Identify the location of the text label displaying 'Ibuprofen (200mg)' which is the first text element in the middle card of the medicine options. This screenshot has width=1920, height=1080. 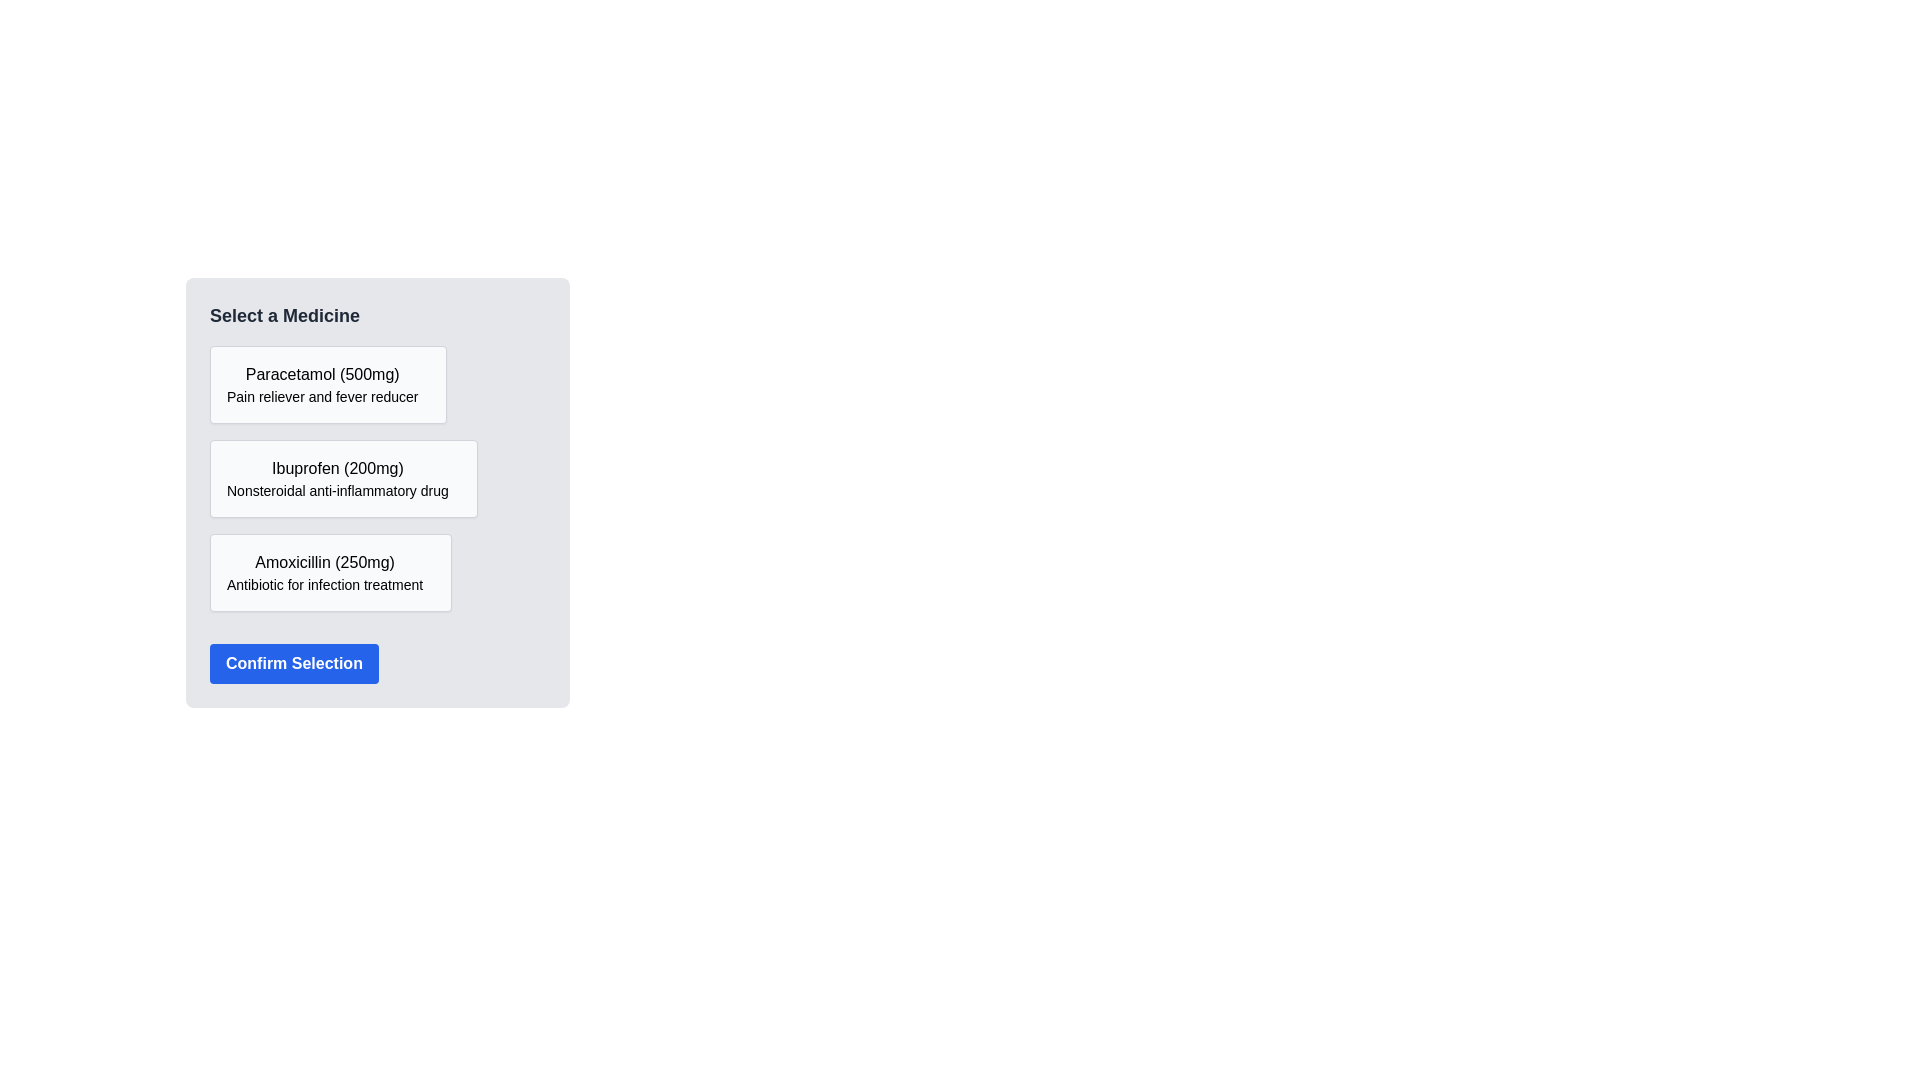
(337, 469).